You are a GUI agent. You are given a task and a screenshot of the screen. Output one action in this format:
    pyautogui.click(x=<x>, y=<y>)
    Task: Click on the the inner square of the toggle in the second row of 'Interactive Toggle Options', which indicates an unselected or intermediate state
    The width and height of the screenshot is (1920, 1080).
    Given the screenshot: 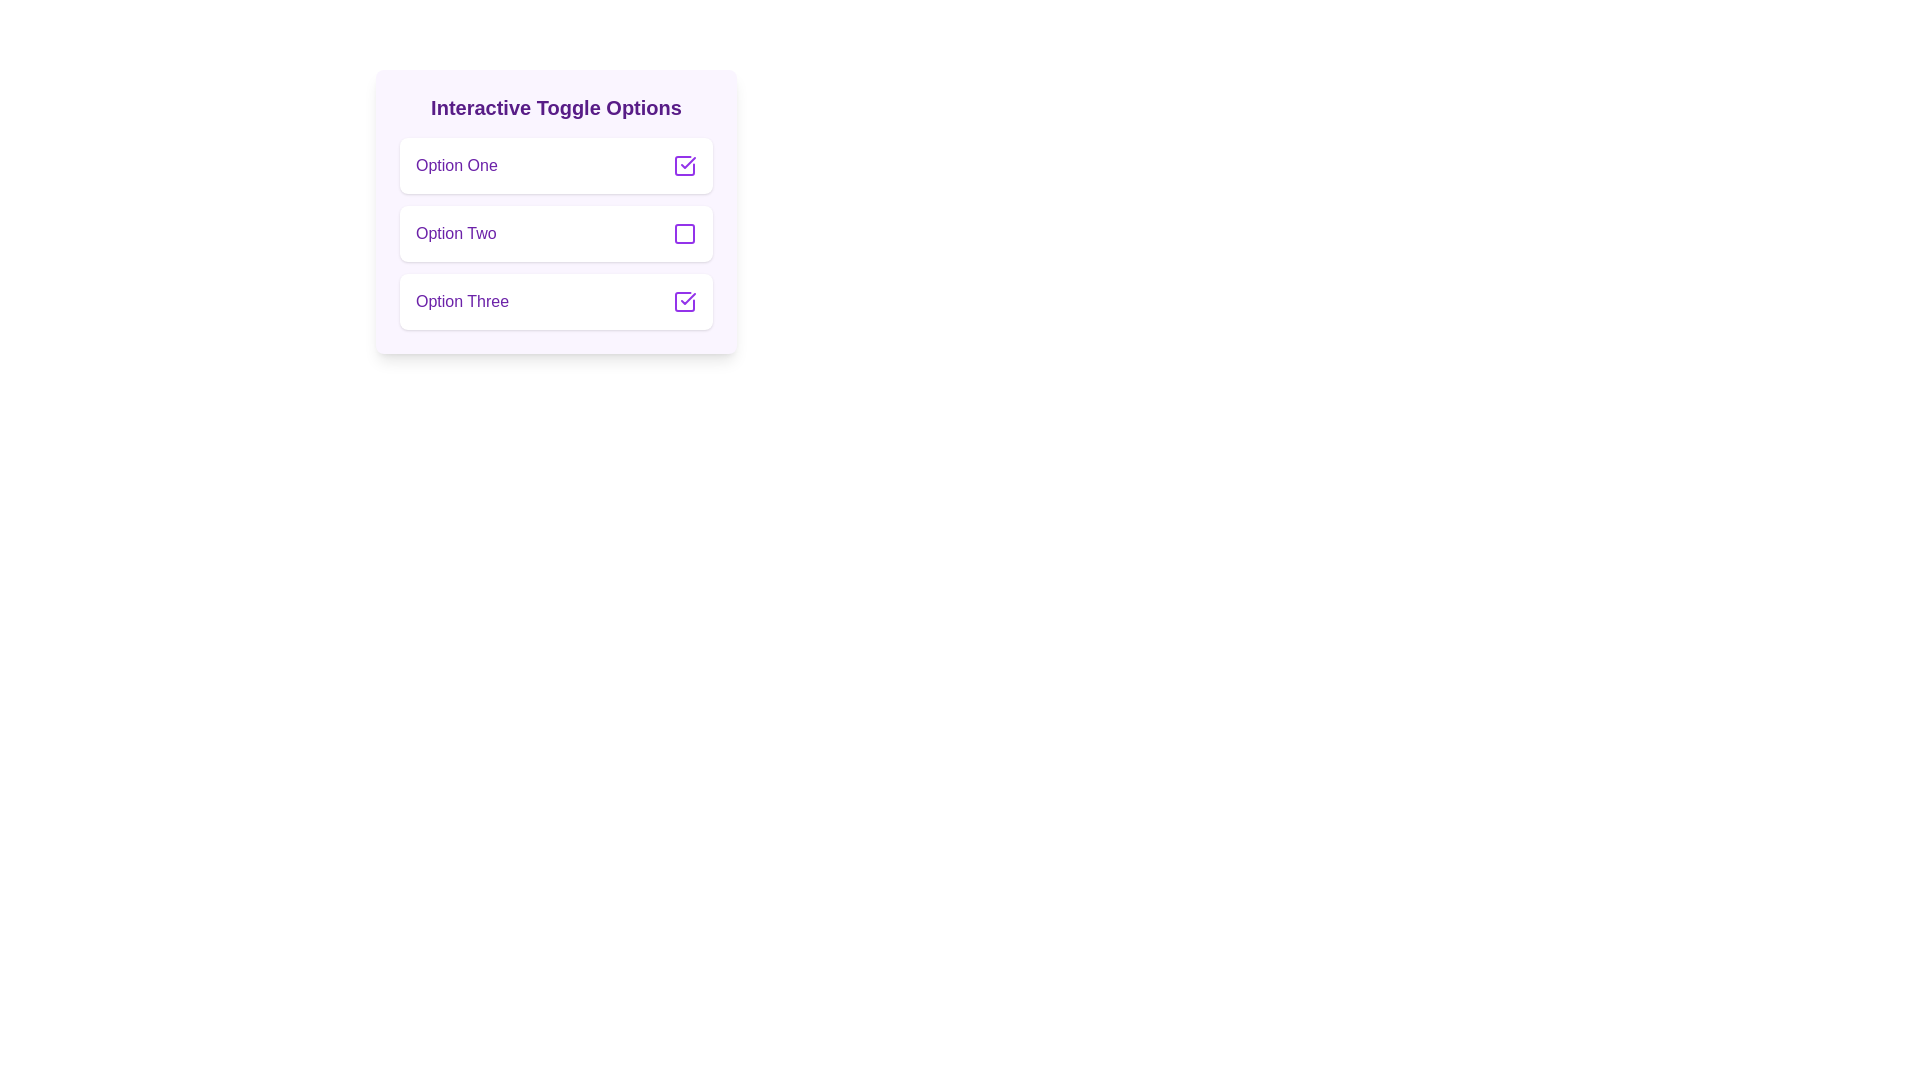 What is the action you would take?
    pyautogui.click(x=685, y=233)
    